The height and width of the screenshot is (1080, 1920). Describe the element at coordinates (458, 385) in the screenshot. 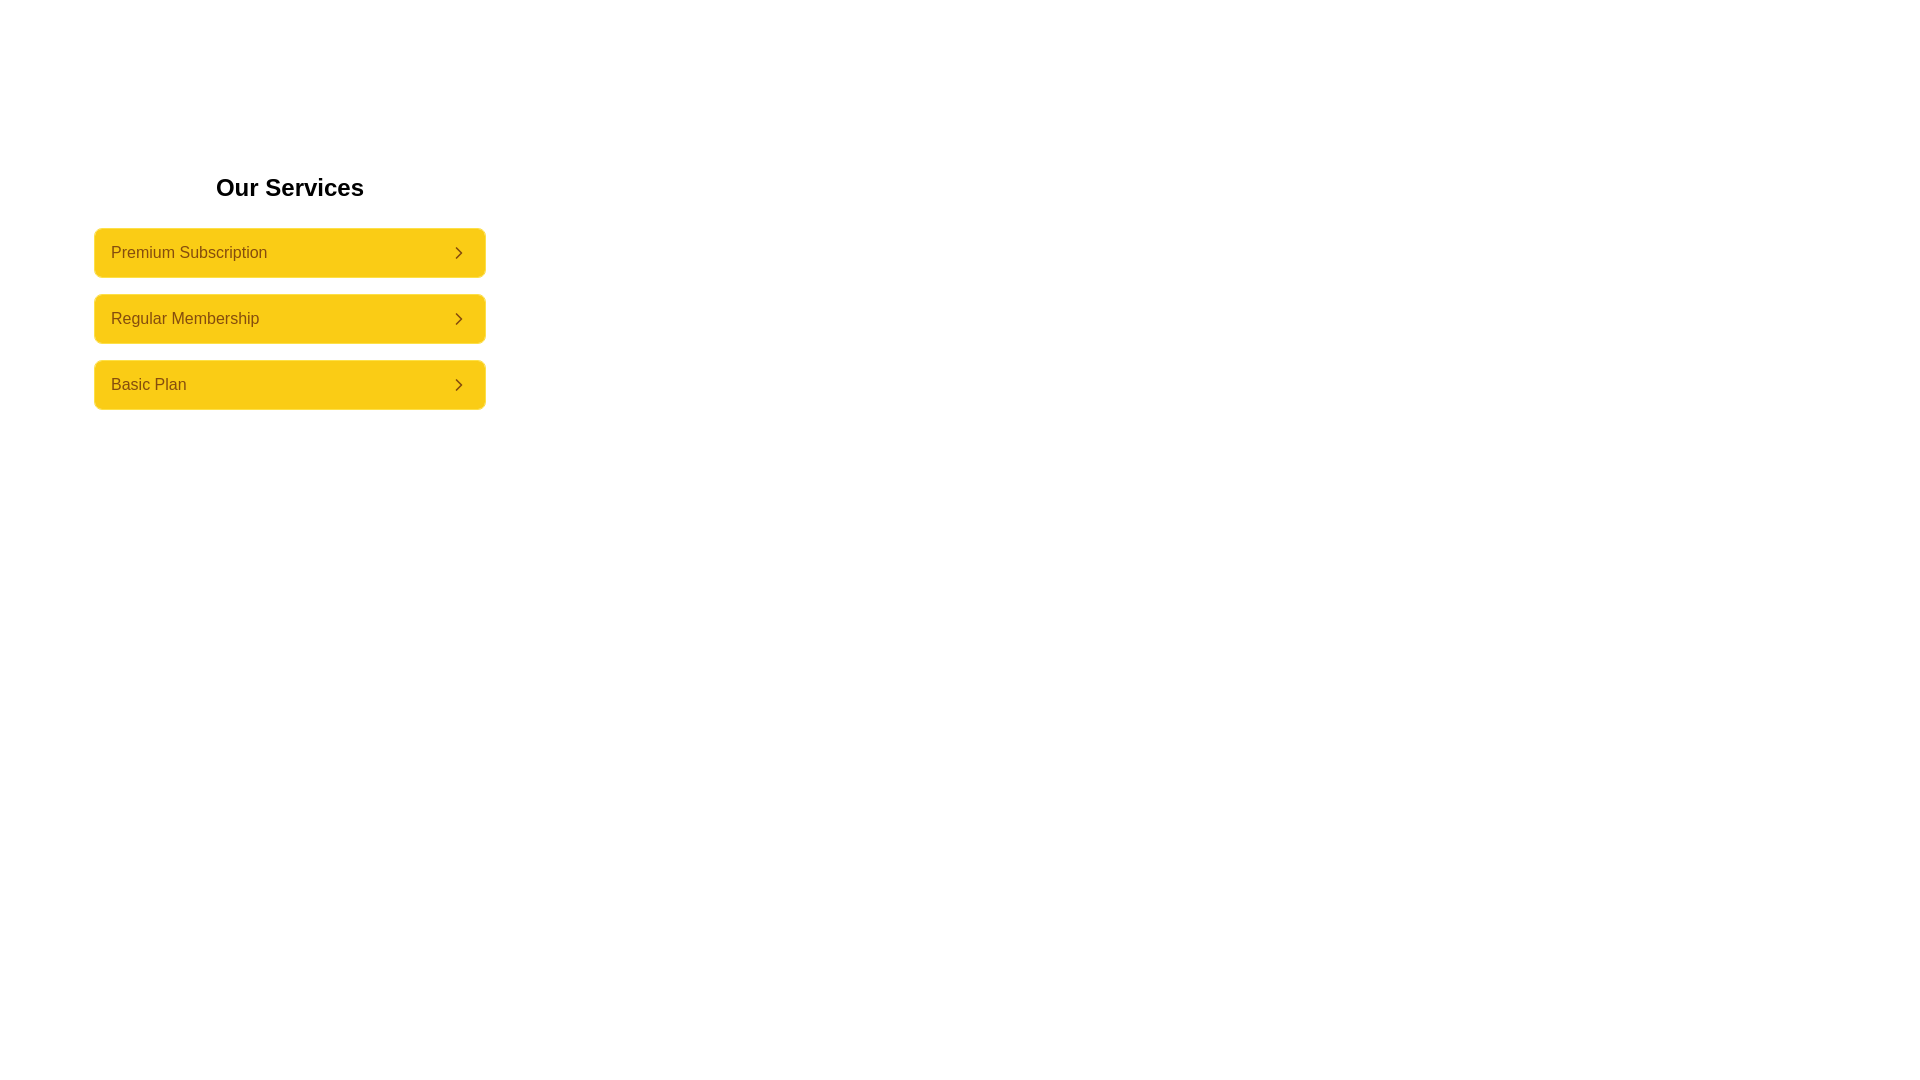

I see `the third and last chevron icon in the 'Basic Plan' option` at that location.